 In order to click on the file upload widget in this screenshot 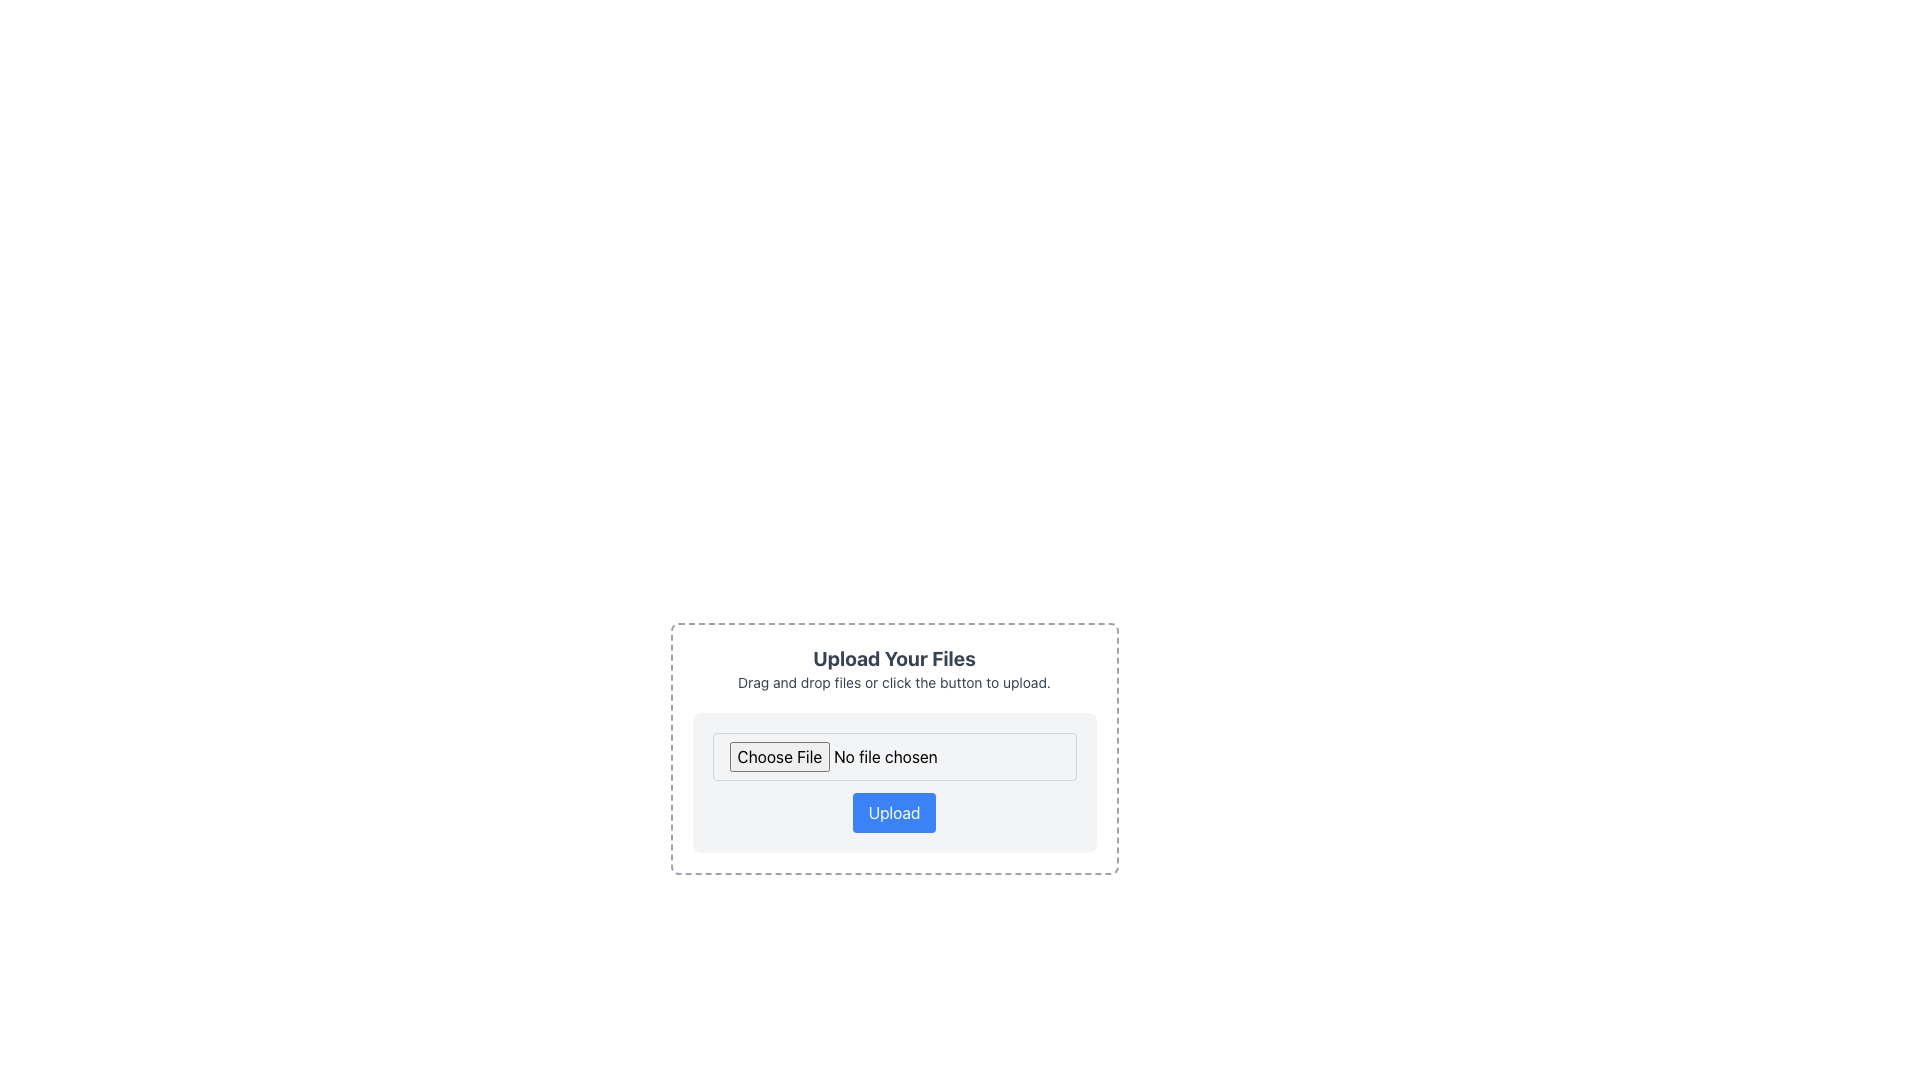, I will do `click(893, 748)`.